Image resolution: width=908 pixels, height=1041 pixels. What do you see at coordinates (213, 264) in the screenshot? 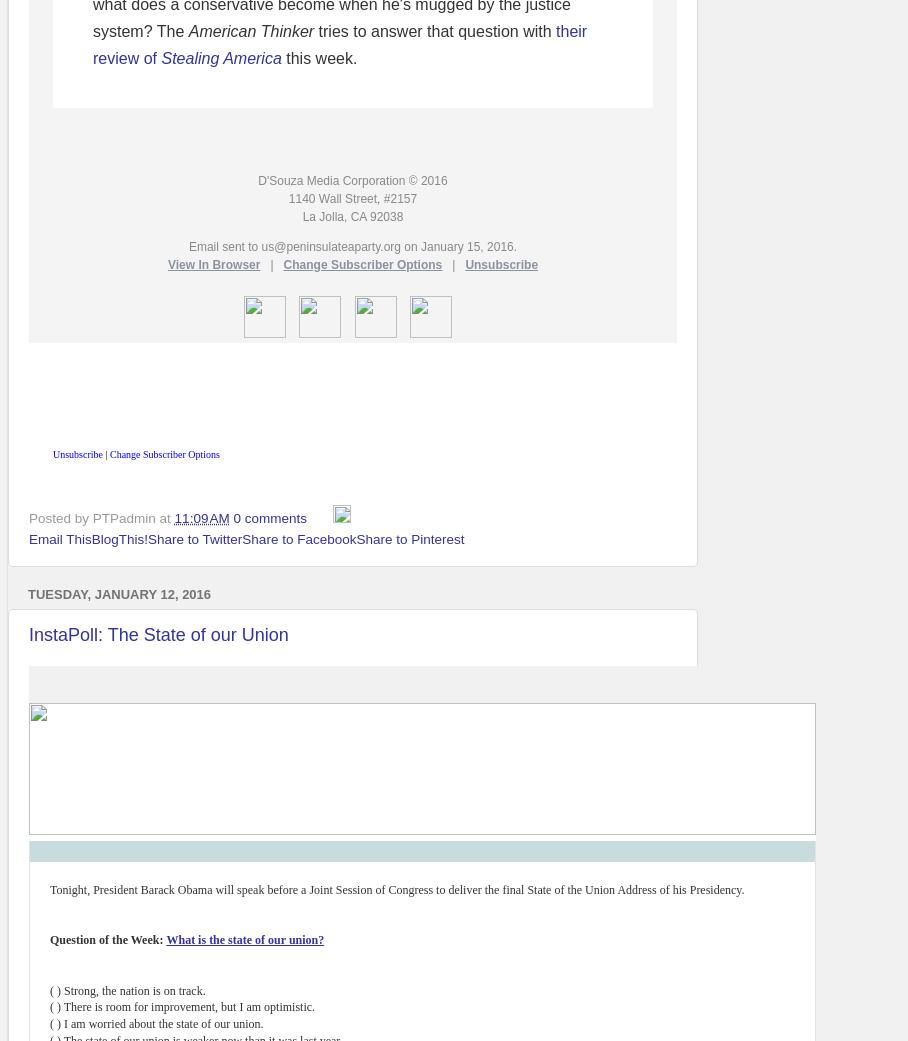
I see `'View In Browser'` at bounding box center [213, 264].